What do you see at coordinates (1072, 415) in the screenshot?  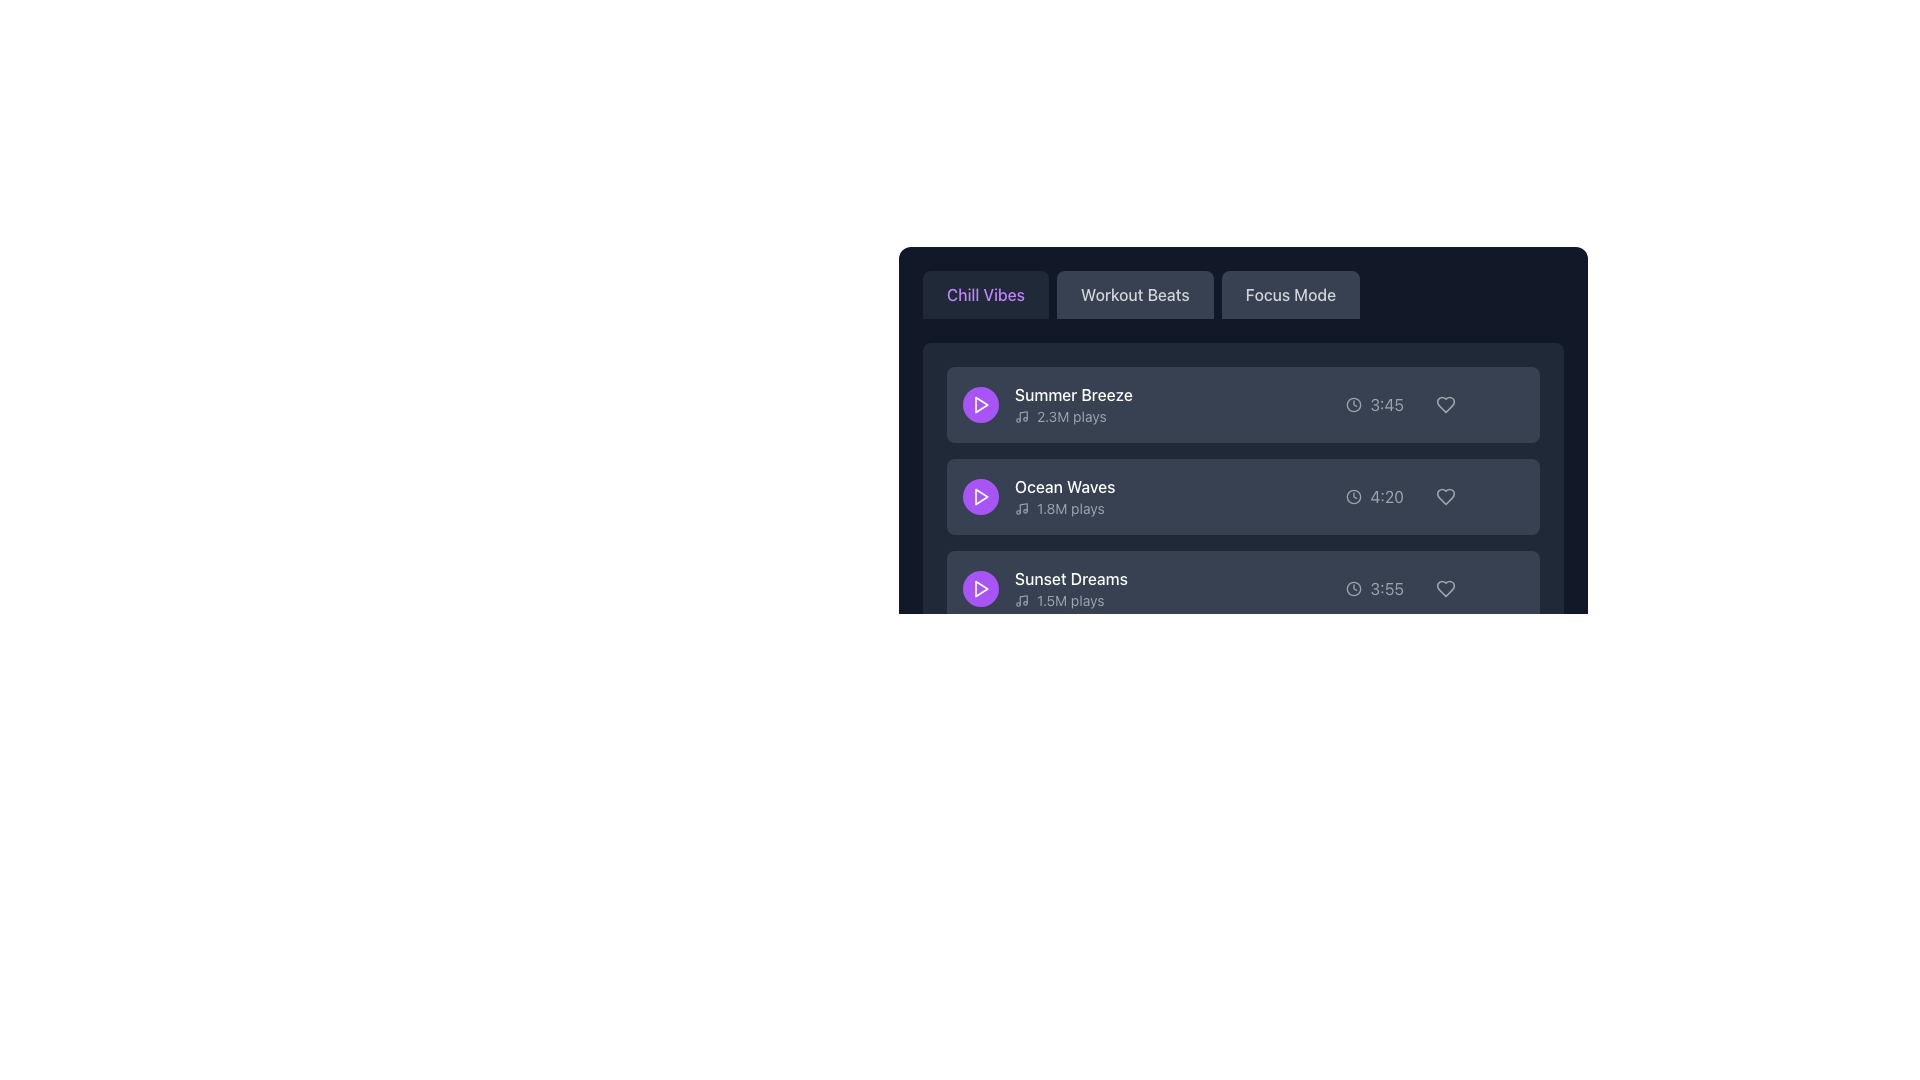 I see `the text label that displays the number of plays for the 'Summer Breeze' item, located below the 'Summer Breeze' text and aligned with the play button` at bounding box center [1072, 415].